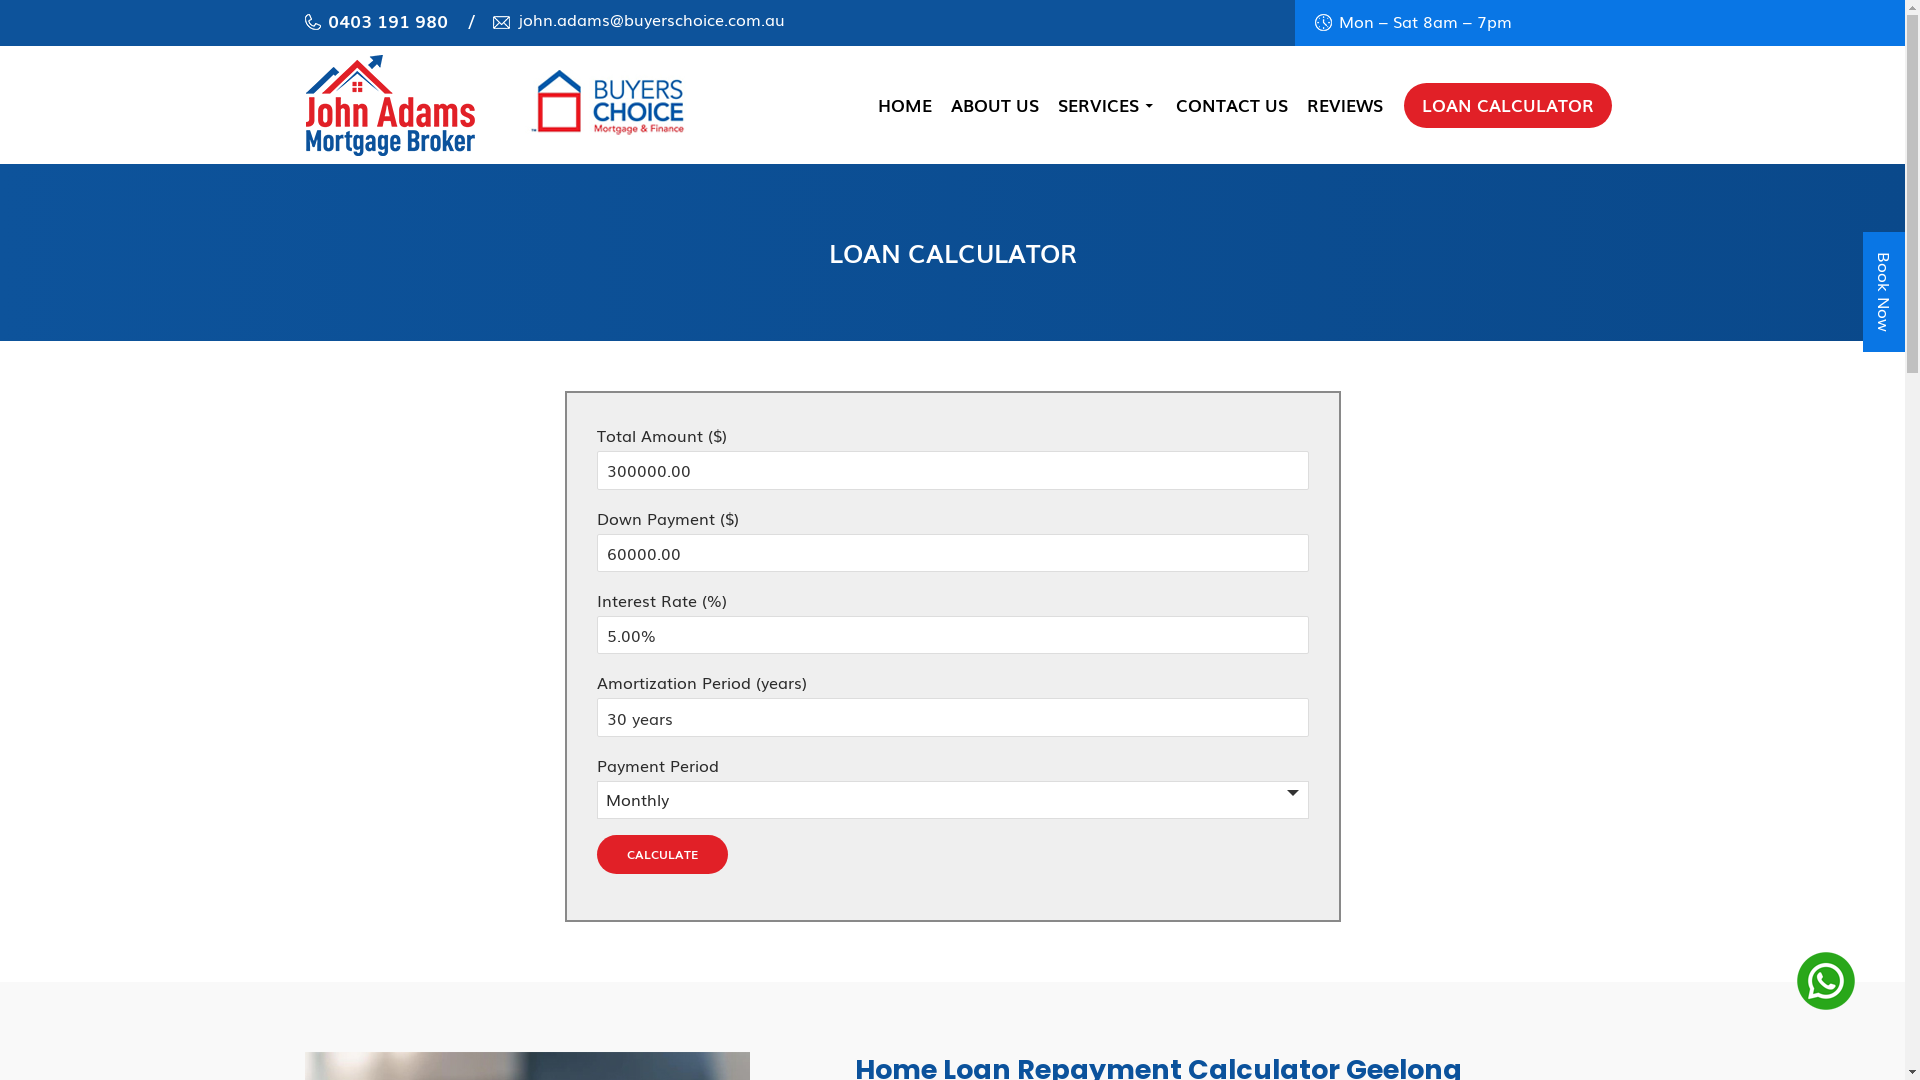 This screenshot has width=1920, height=1080. Describe the element at coordinates (1231, 104) in the screenshot. I see `'CONTACT US'` at that location.